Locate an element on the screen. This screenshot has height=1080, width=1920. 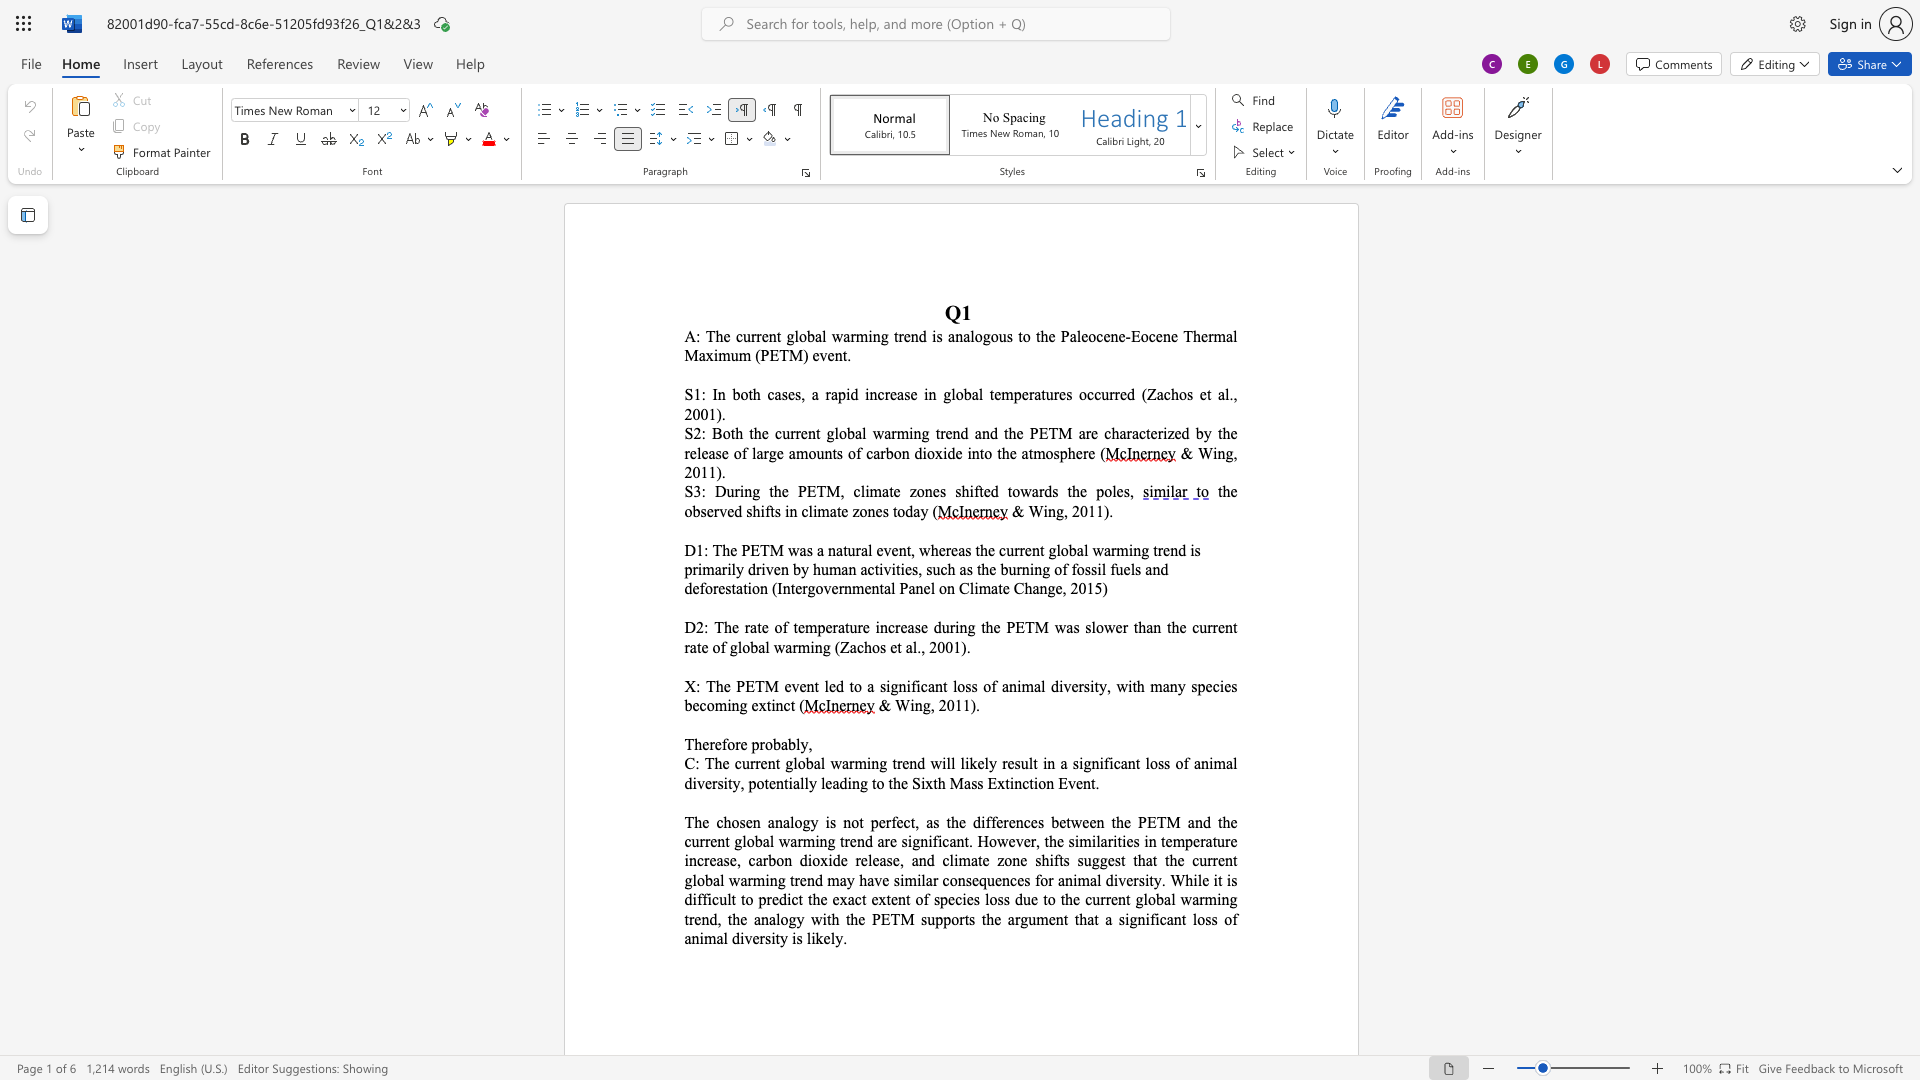
the 3th character "i" in the text is located at coordinates (971, 491).